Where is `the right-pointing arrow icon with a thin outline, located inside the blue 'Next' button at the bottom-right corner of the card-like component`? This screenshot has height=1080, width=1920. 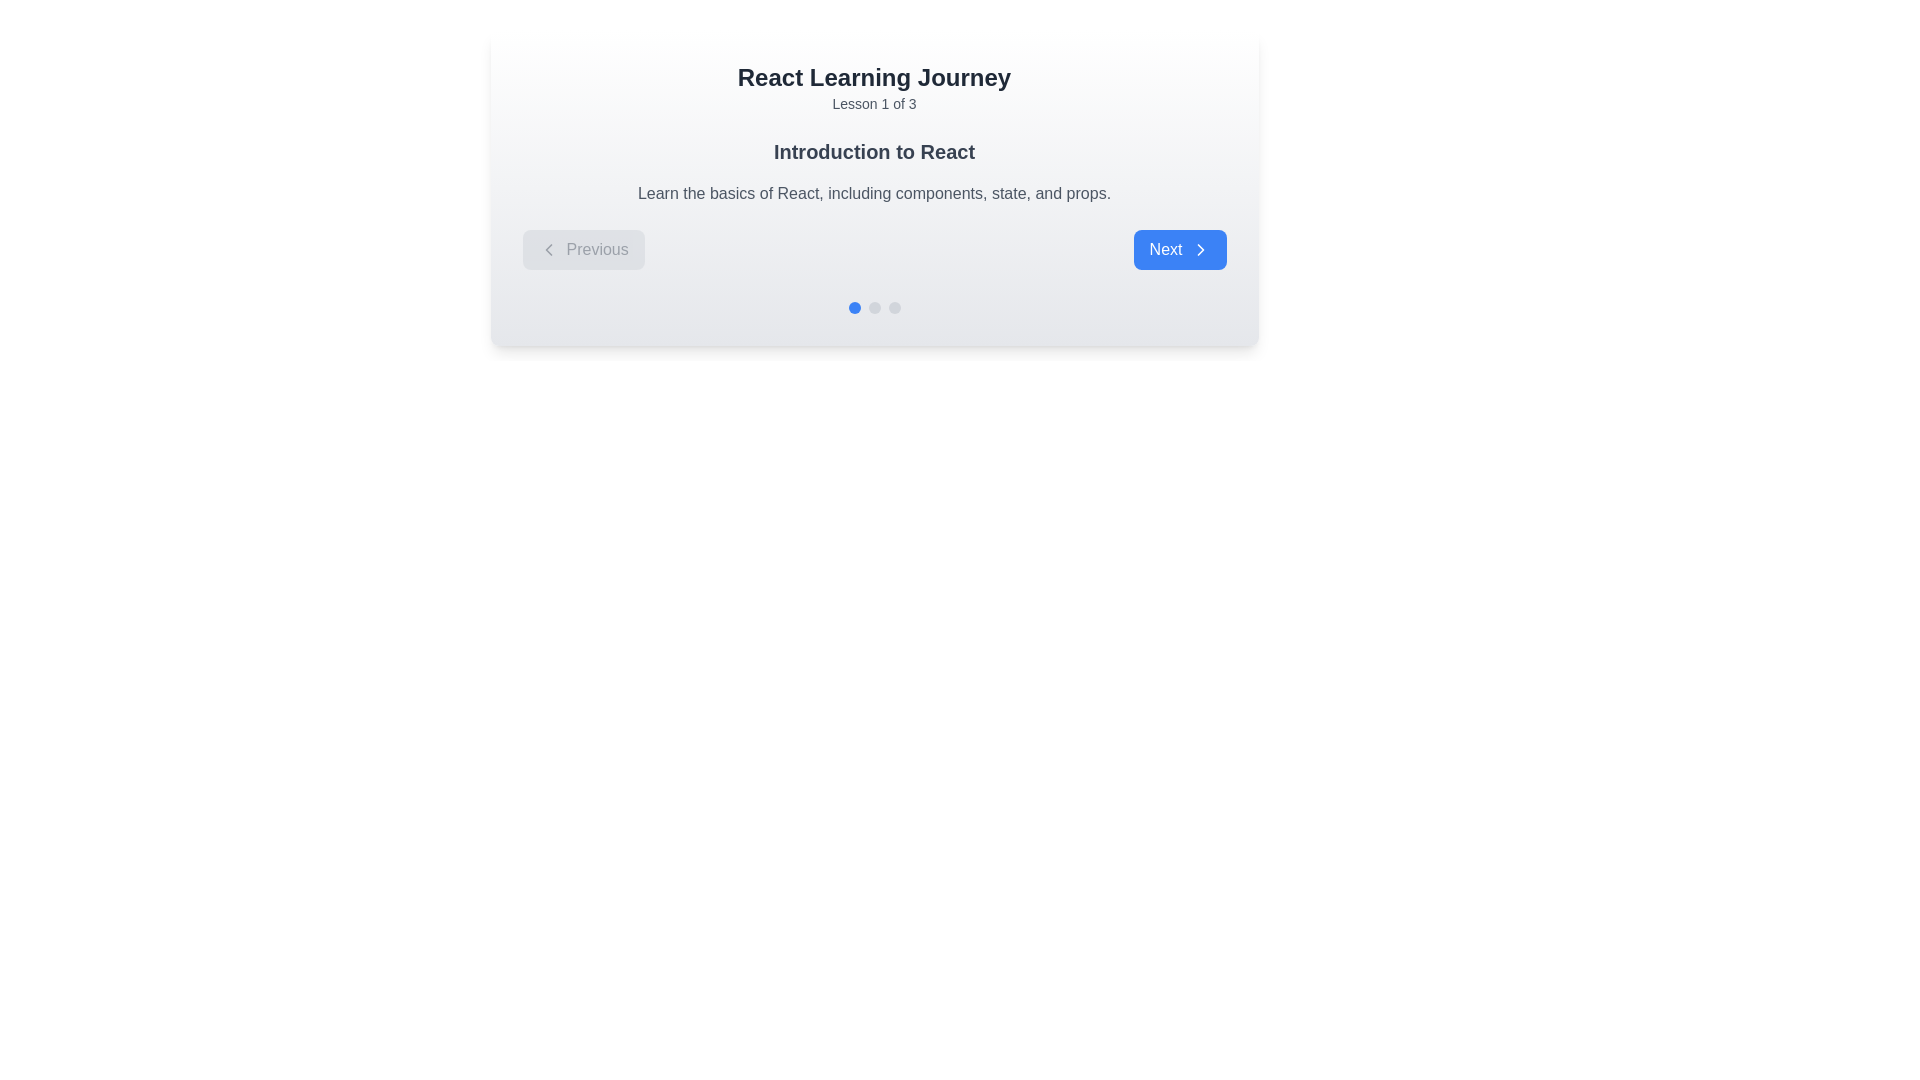
the right-pointing arrow icon with a thin outline, located inside the blue 'Next' button at the bottom-right corner of the card-like component is located at coordinates (1200, 249).